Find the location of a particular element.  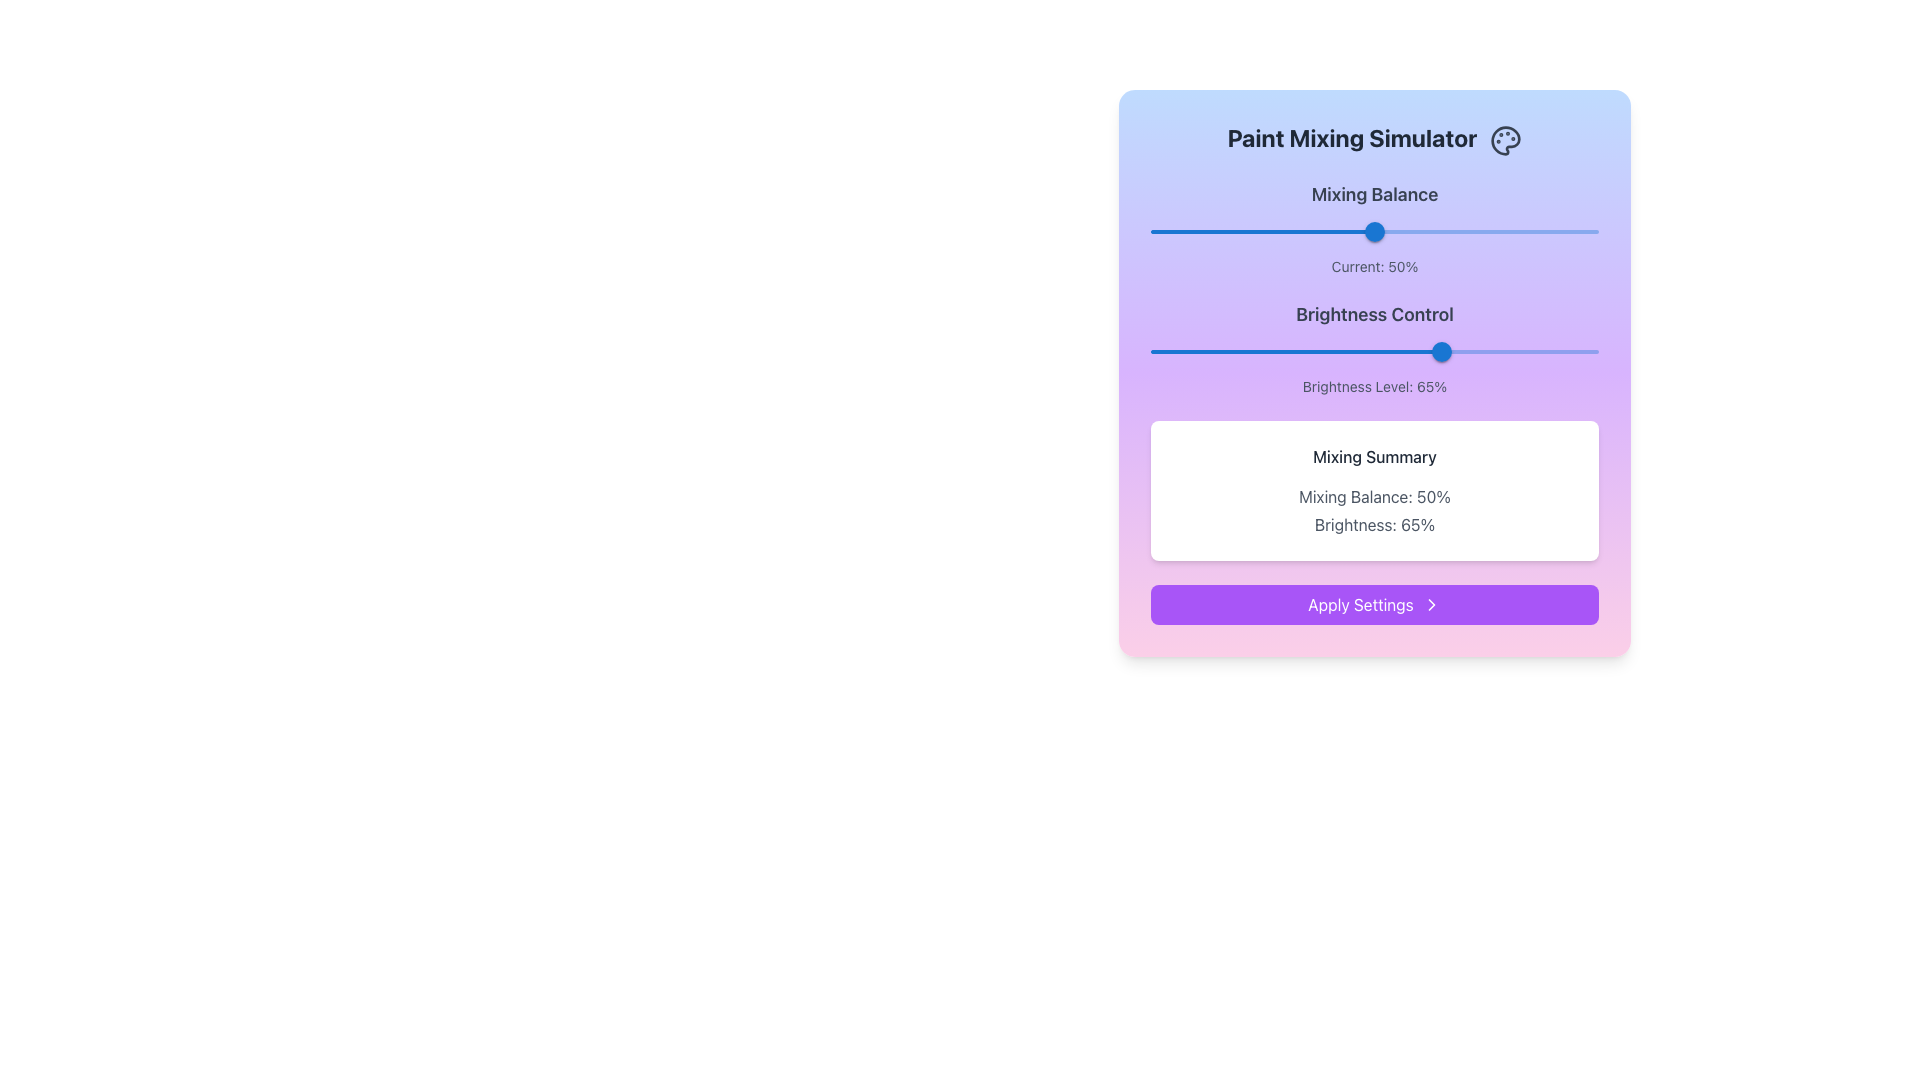

the brightness level is located at coordinates (1418, 350).